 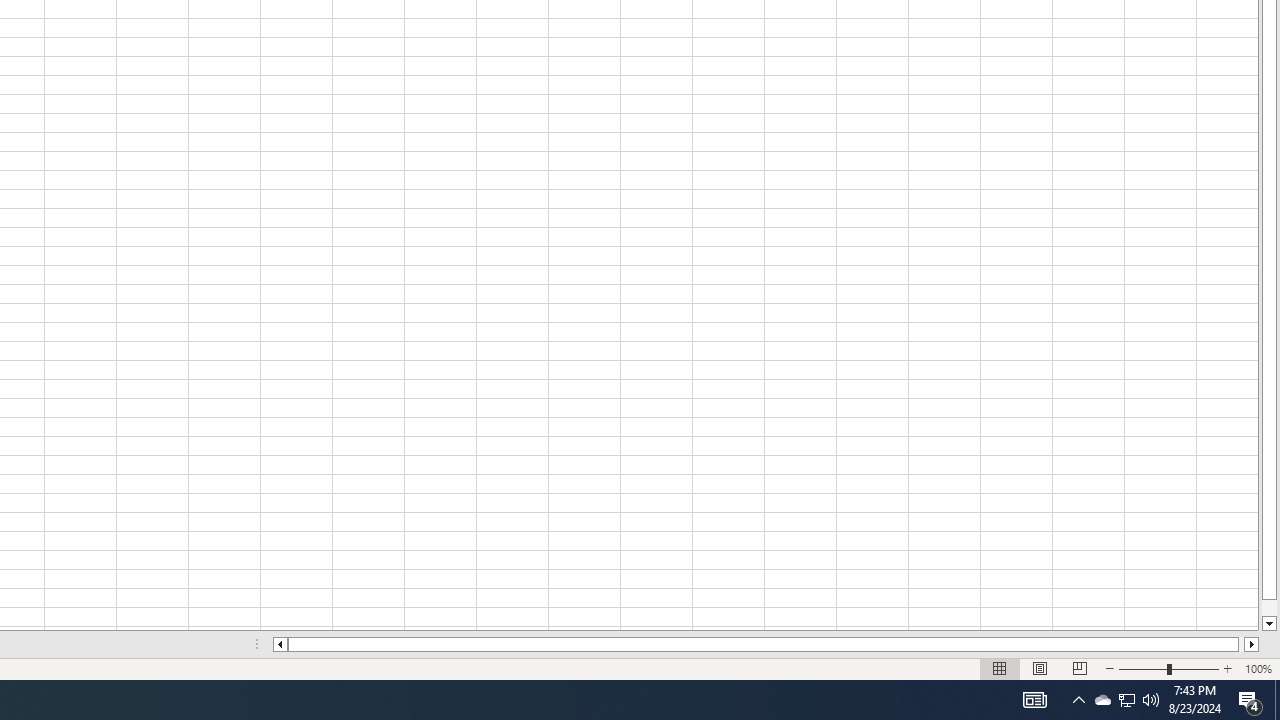 I want to click on 'Zoom', so click(x=1168, y=669).